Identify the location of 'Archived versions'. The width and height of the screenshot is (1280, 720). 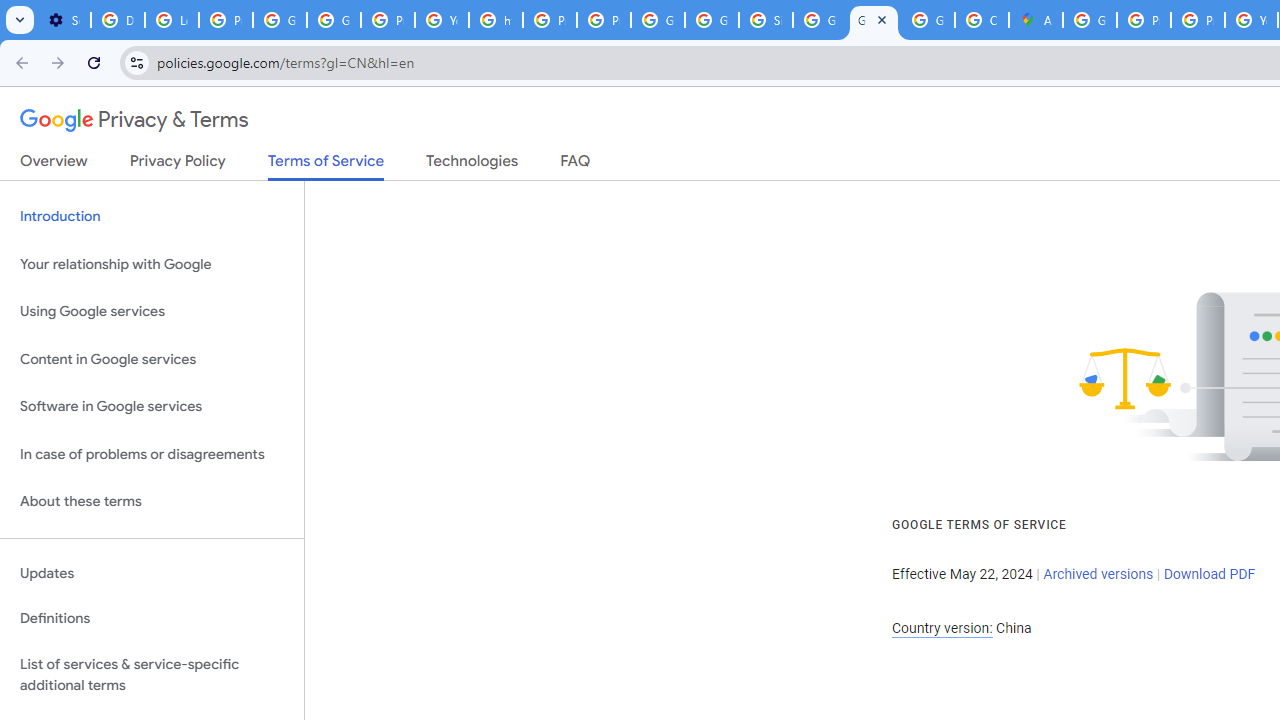
(1097, 574).